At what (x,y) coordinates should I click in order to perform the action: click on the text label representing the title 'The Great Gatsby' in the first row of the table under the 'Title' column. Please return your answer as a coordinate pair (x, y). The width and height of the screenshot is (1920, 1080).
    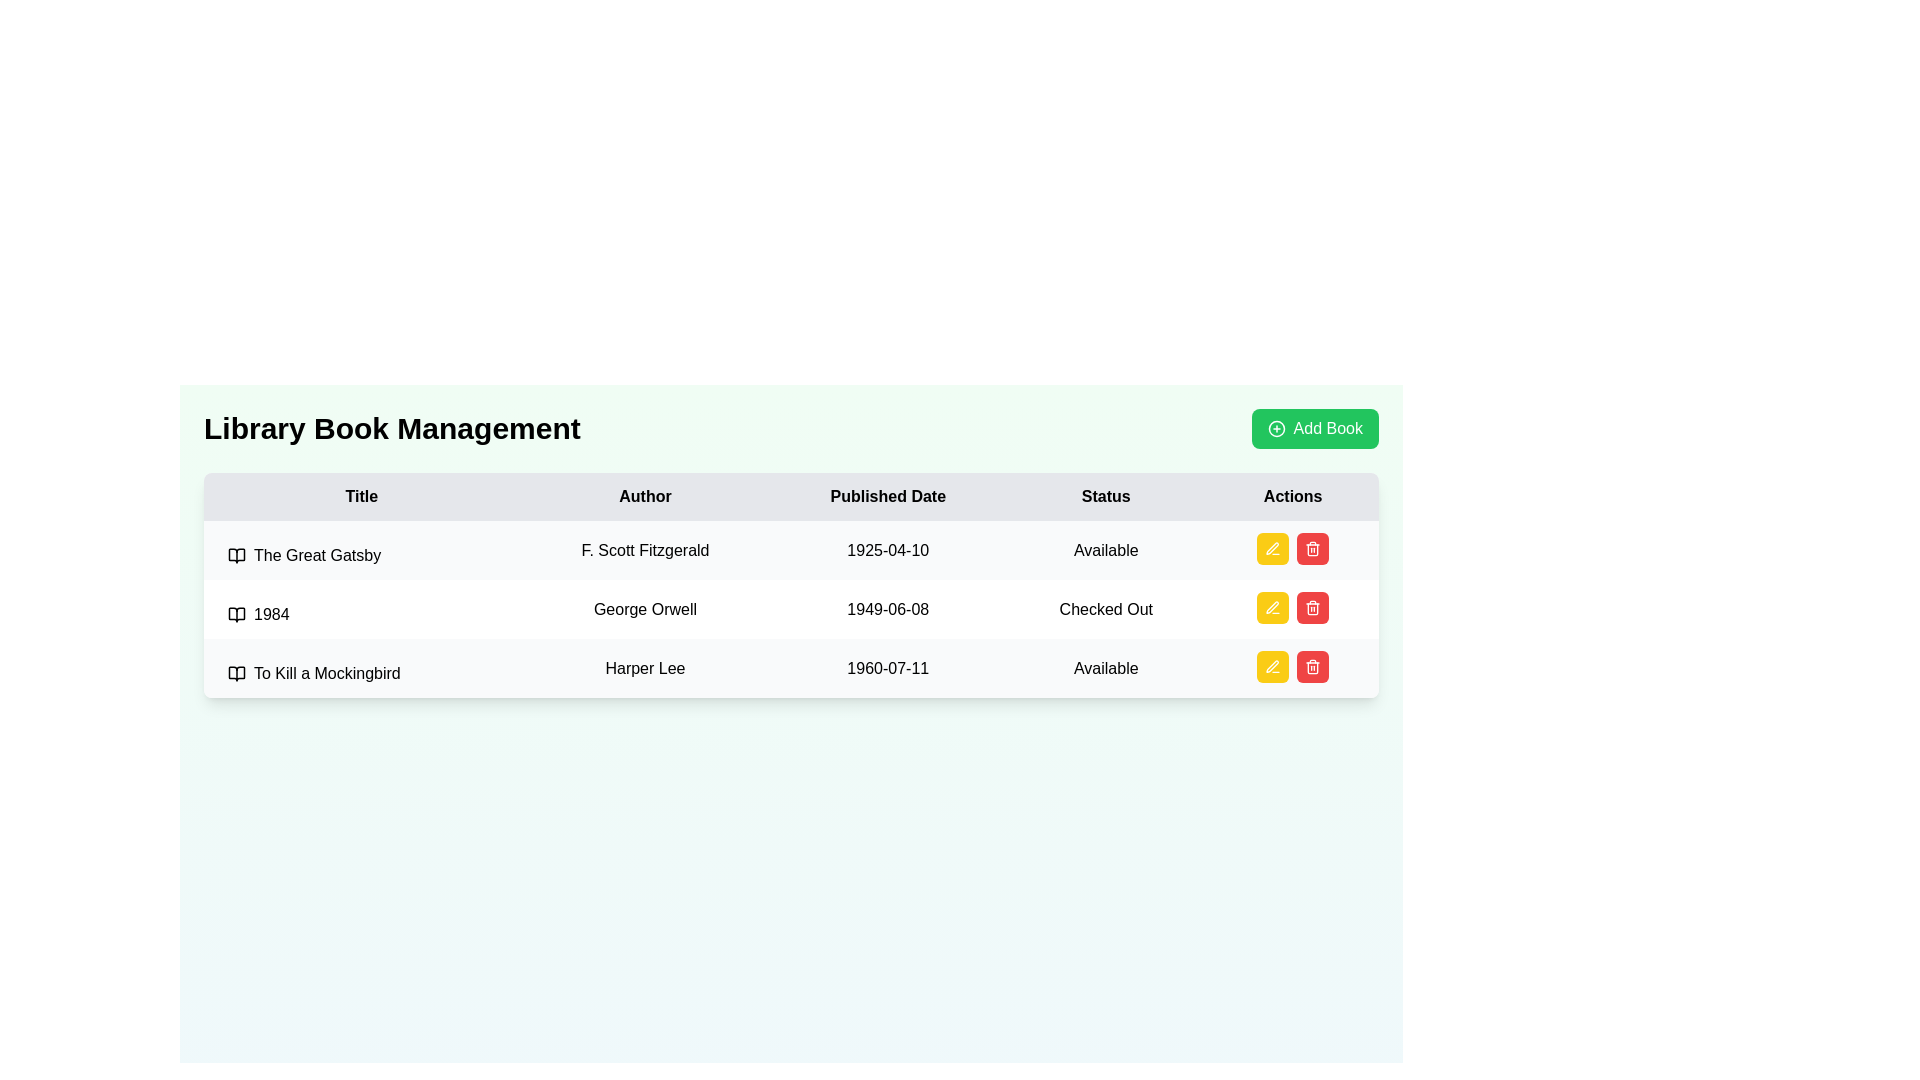
    Looking at the image, I should click on (361, 555).